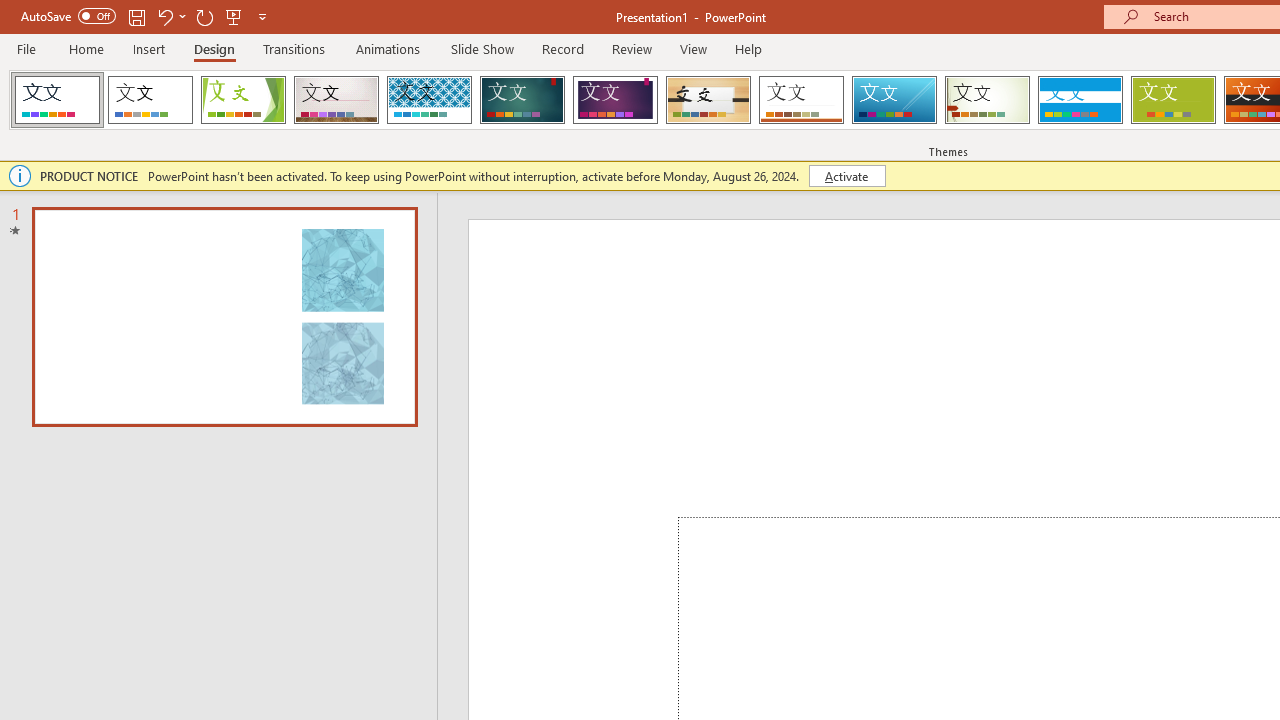  What do you see at coordinates (57, 100) in the screenshot?
I see `'FadeVTI'` at bounding box center [57, 100].